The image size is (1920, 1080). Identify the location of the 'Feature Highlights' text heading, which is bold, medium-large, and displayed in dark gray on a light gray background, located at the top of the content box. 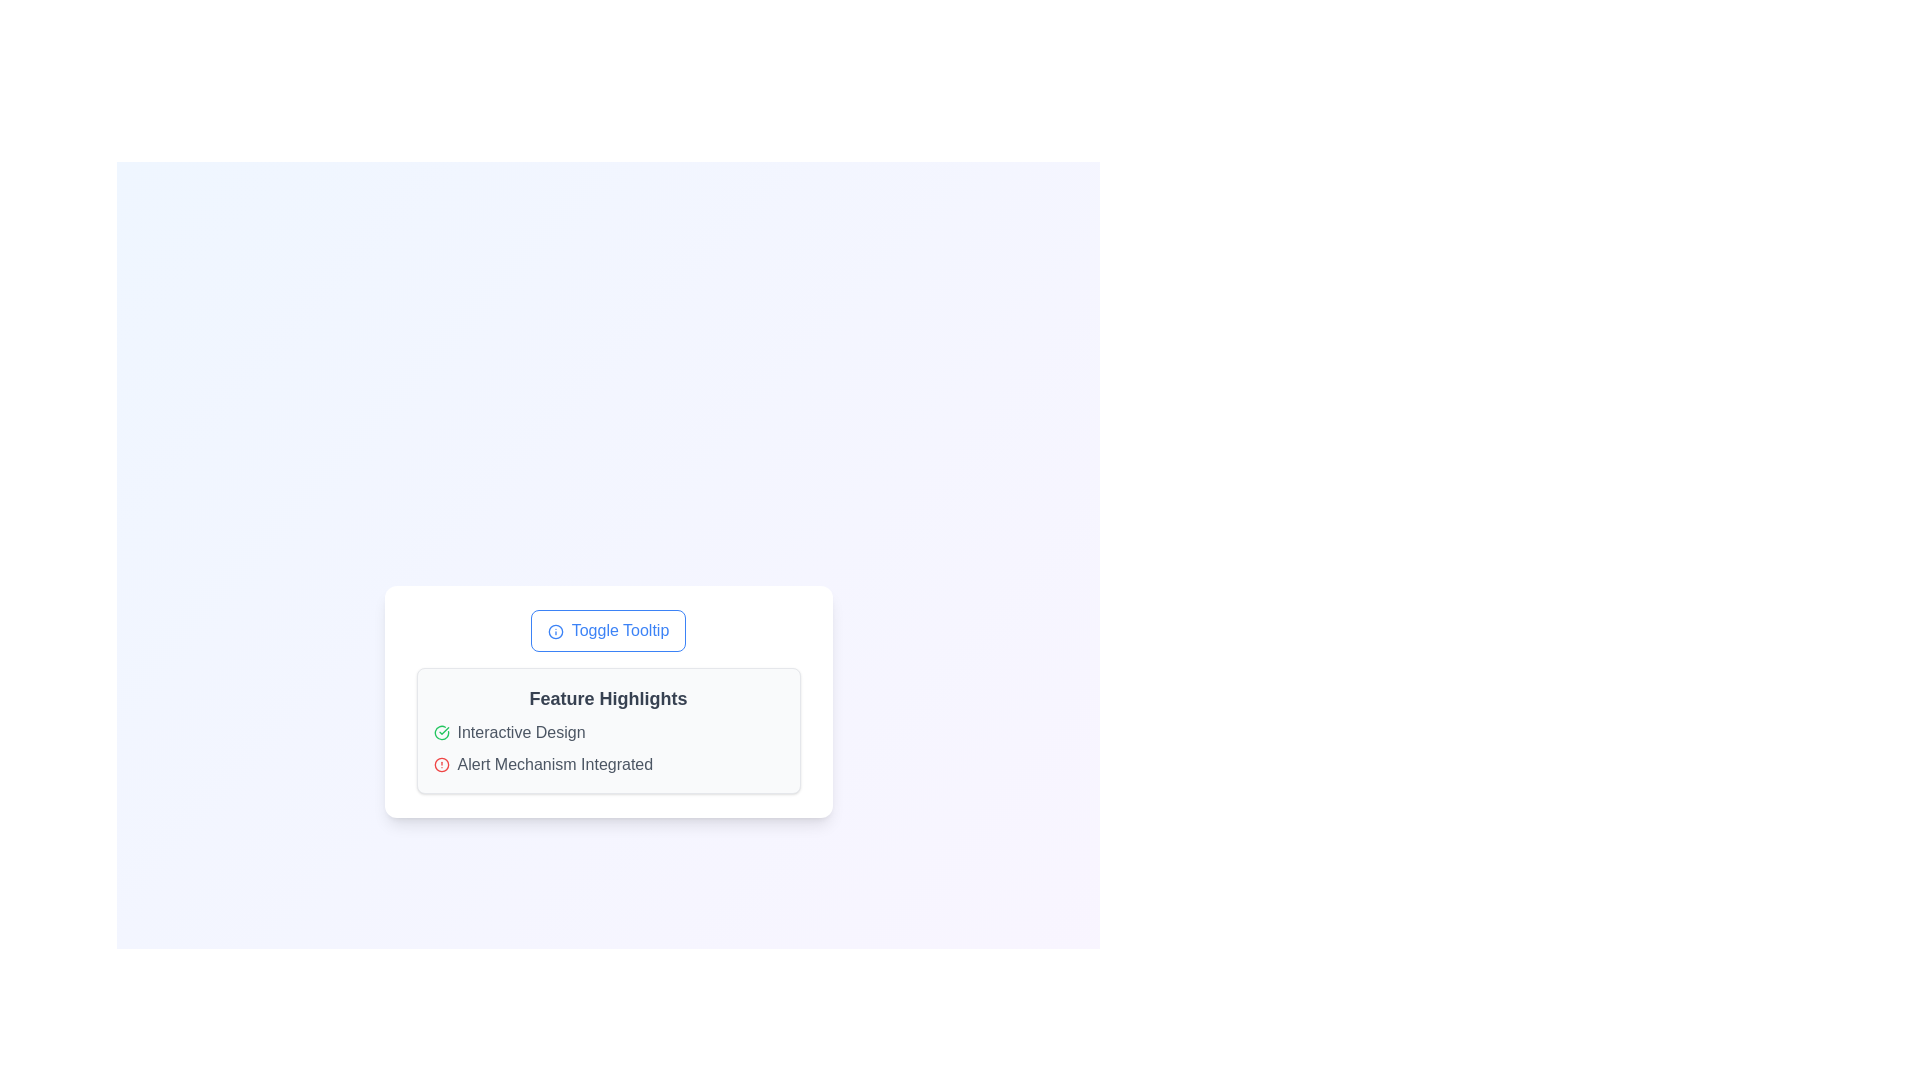
(607, 697).